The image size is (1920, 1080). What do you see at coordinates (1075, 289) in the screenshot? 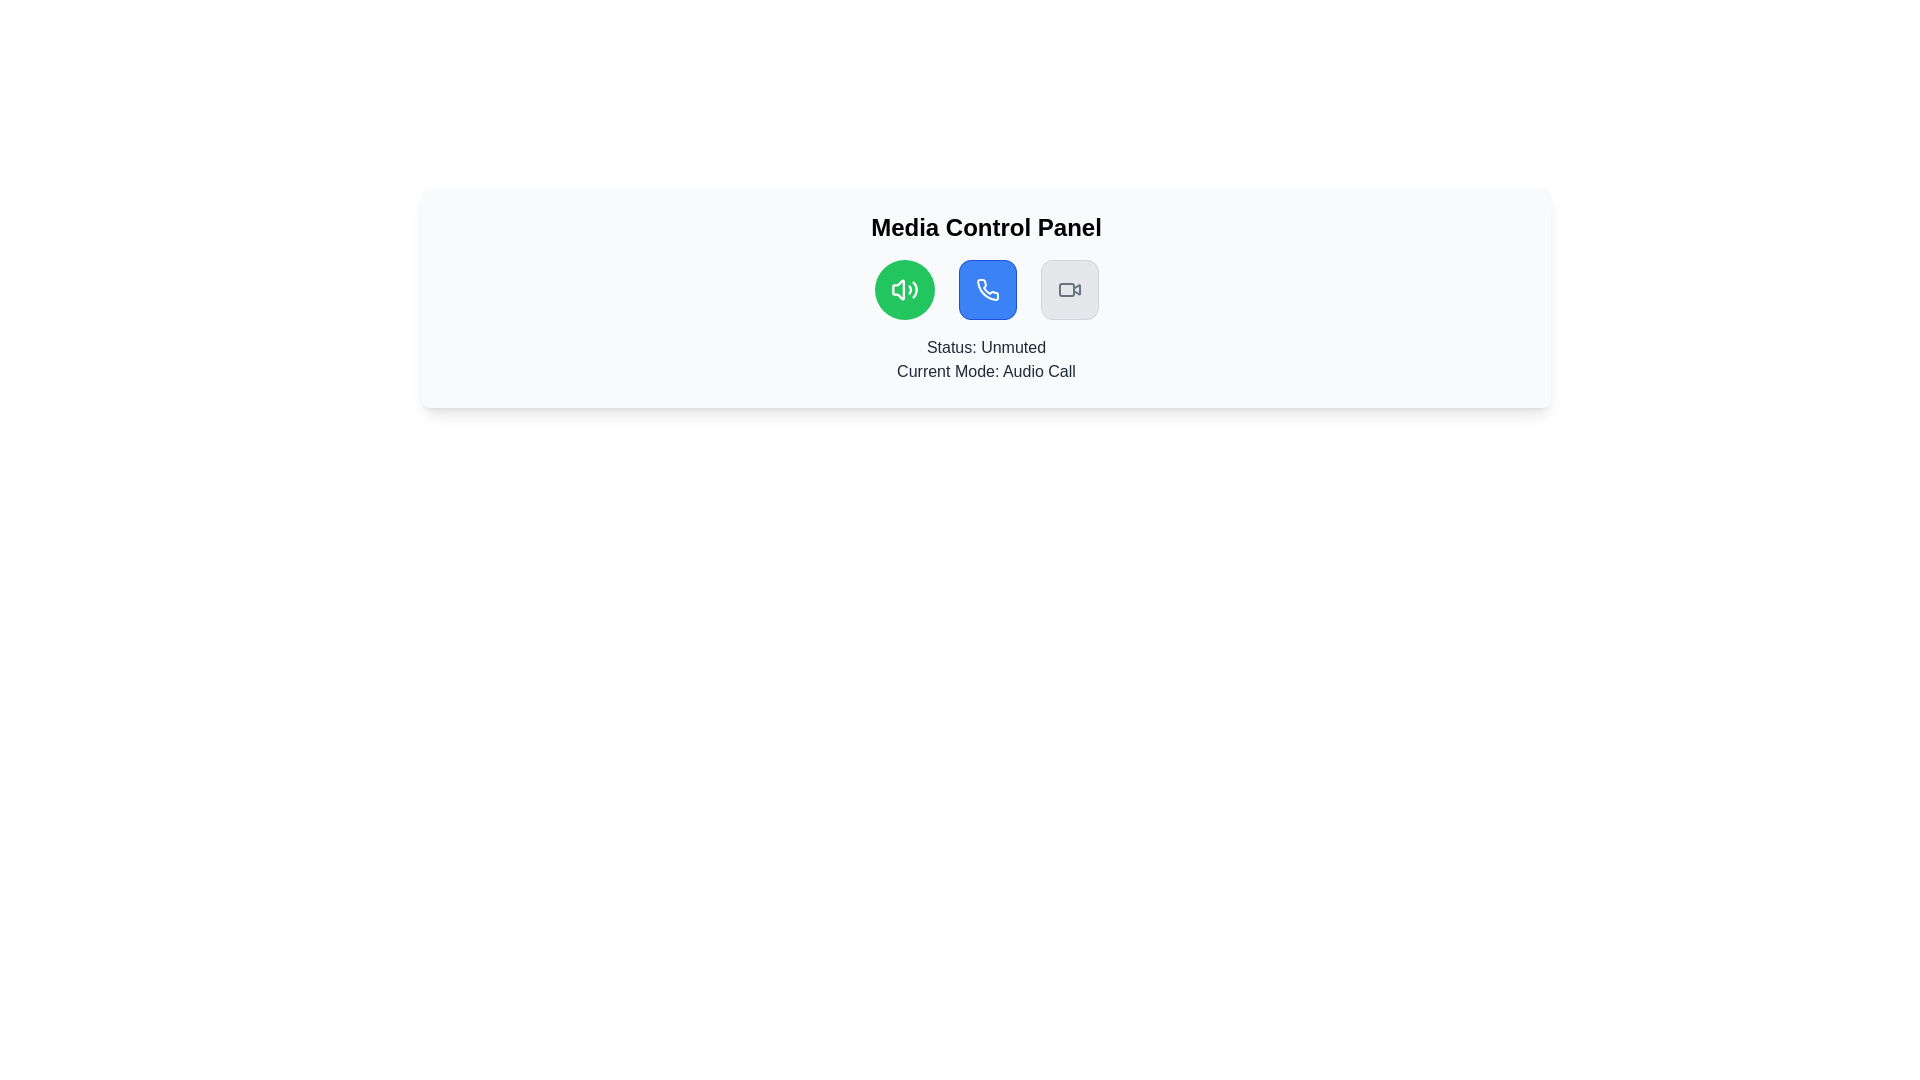
I see `the icon detail within the video button, which is the third button from the left in the media control panel, located to the right of the green audio icon and the blue call icon` at bounding box center [1075, 289].